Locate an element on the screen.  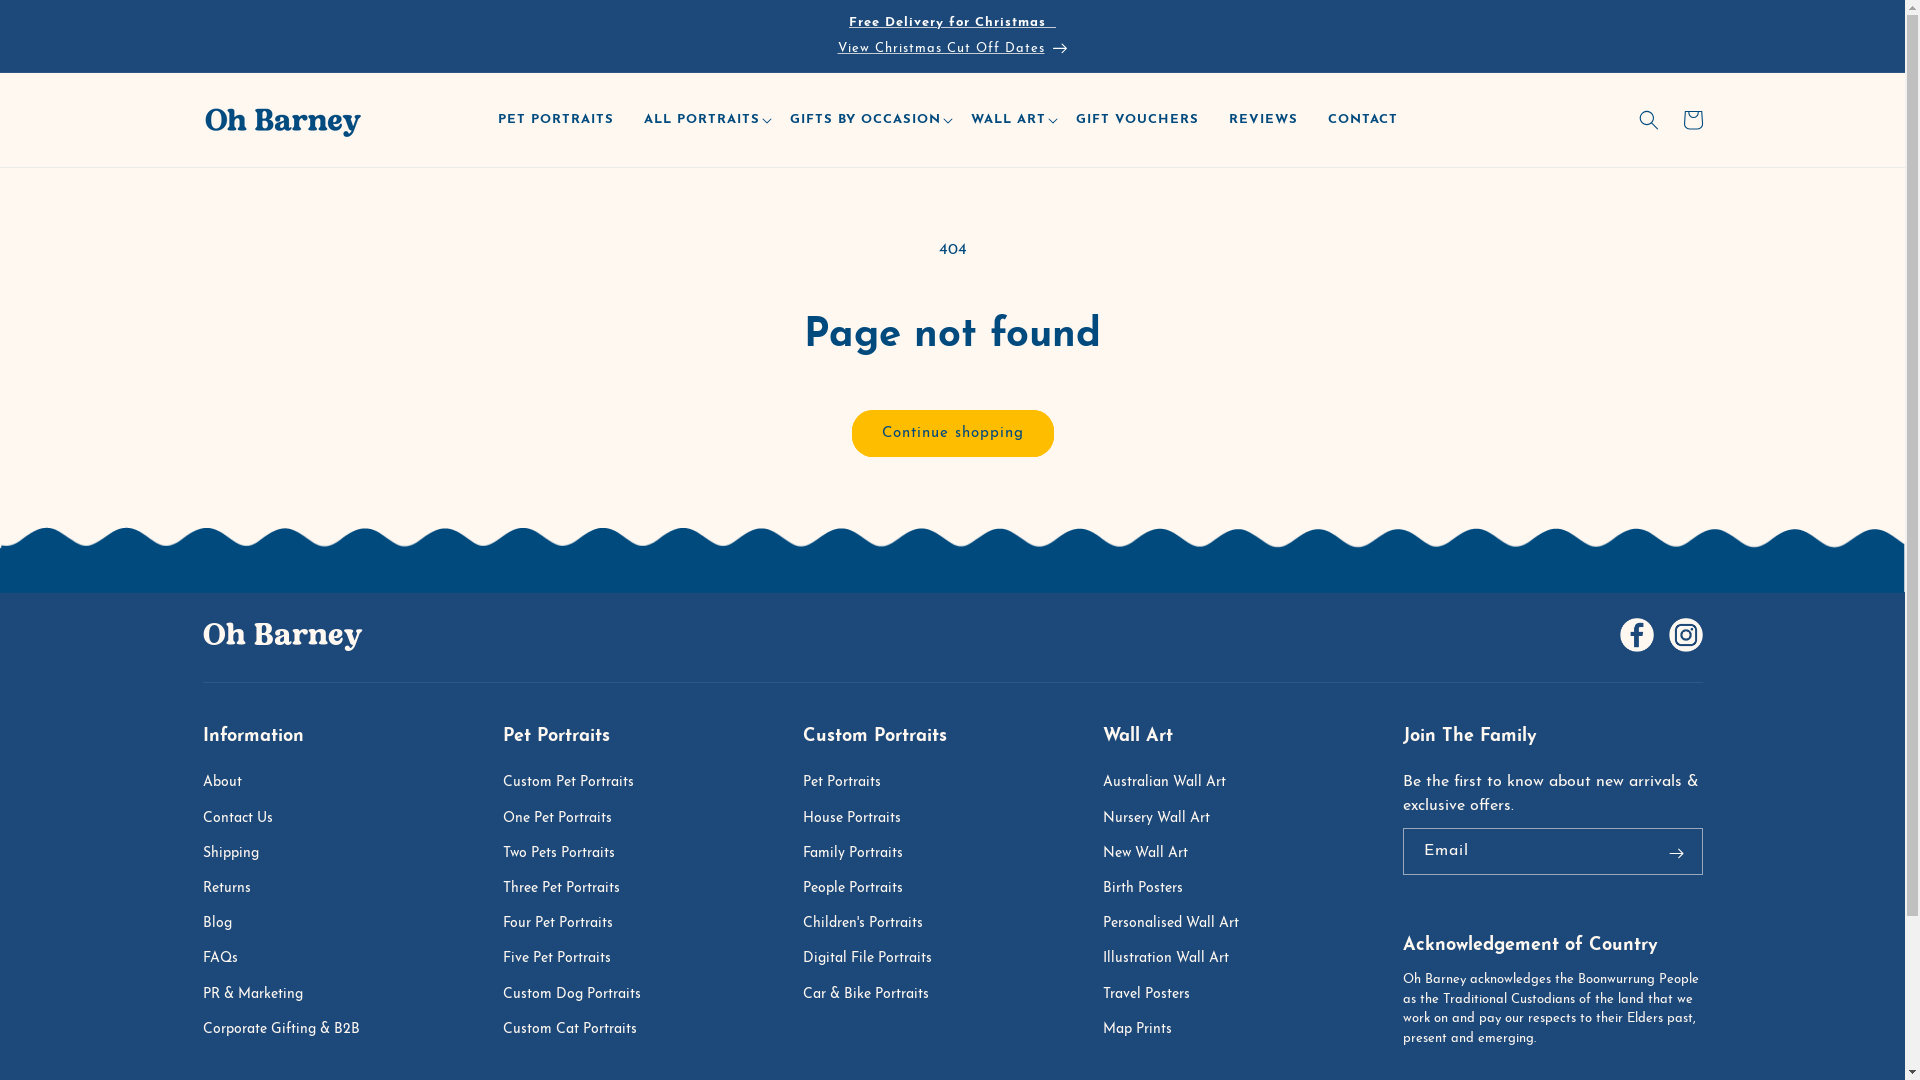
'Map Prints' is located at coordinates (1101, 1029).